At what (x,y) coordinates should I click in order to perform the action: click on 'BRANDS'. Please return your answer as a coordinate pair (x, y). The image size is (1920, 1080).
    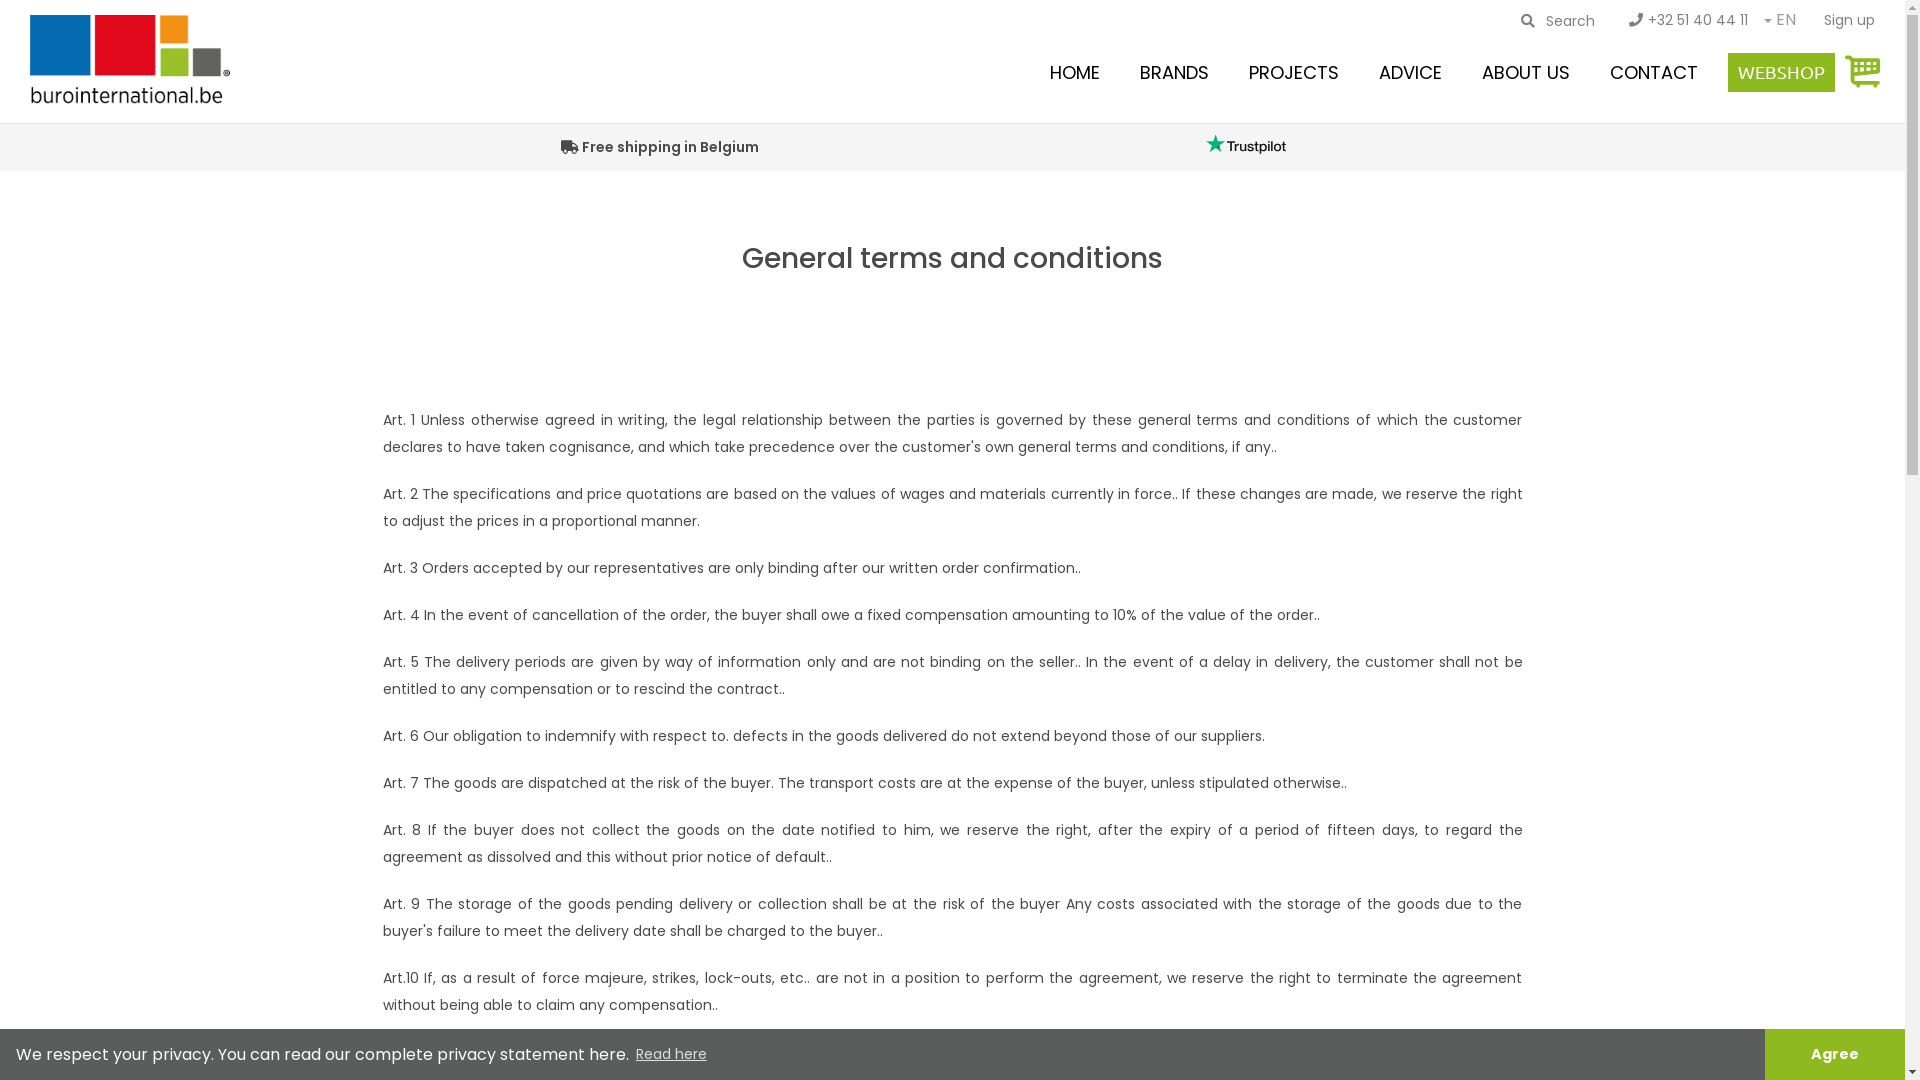
    Looking at the image, I should click on (1174, 71).